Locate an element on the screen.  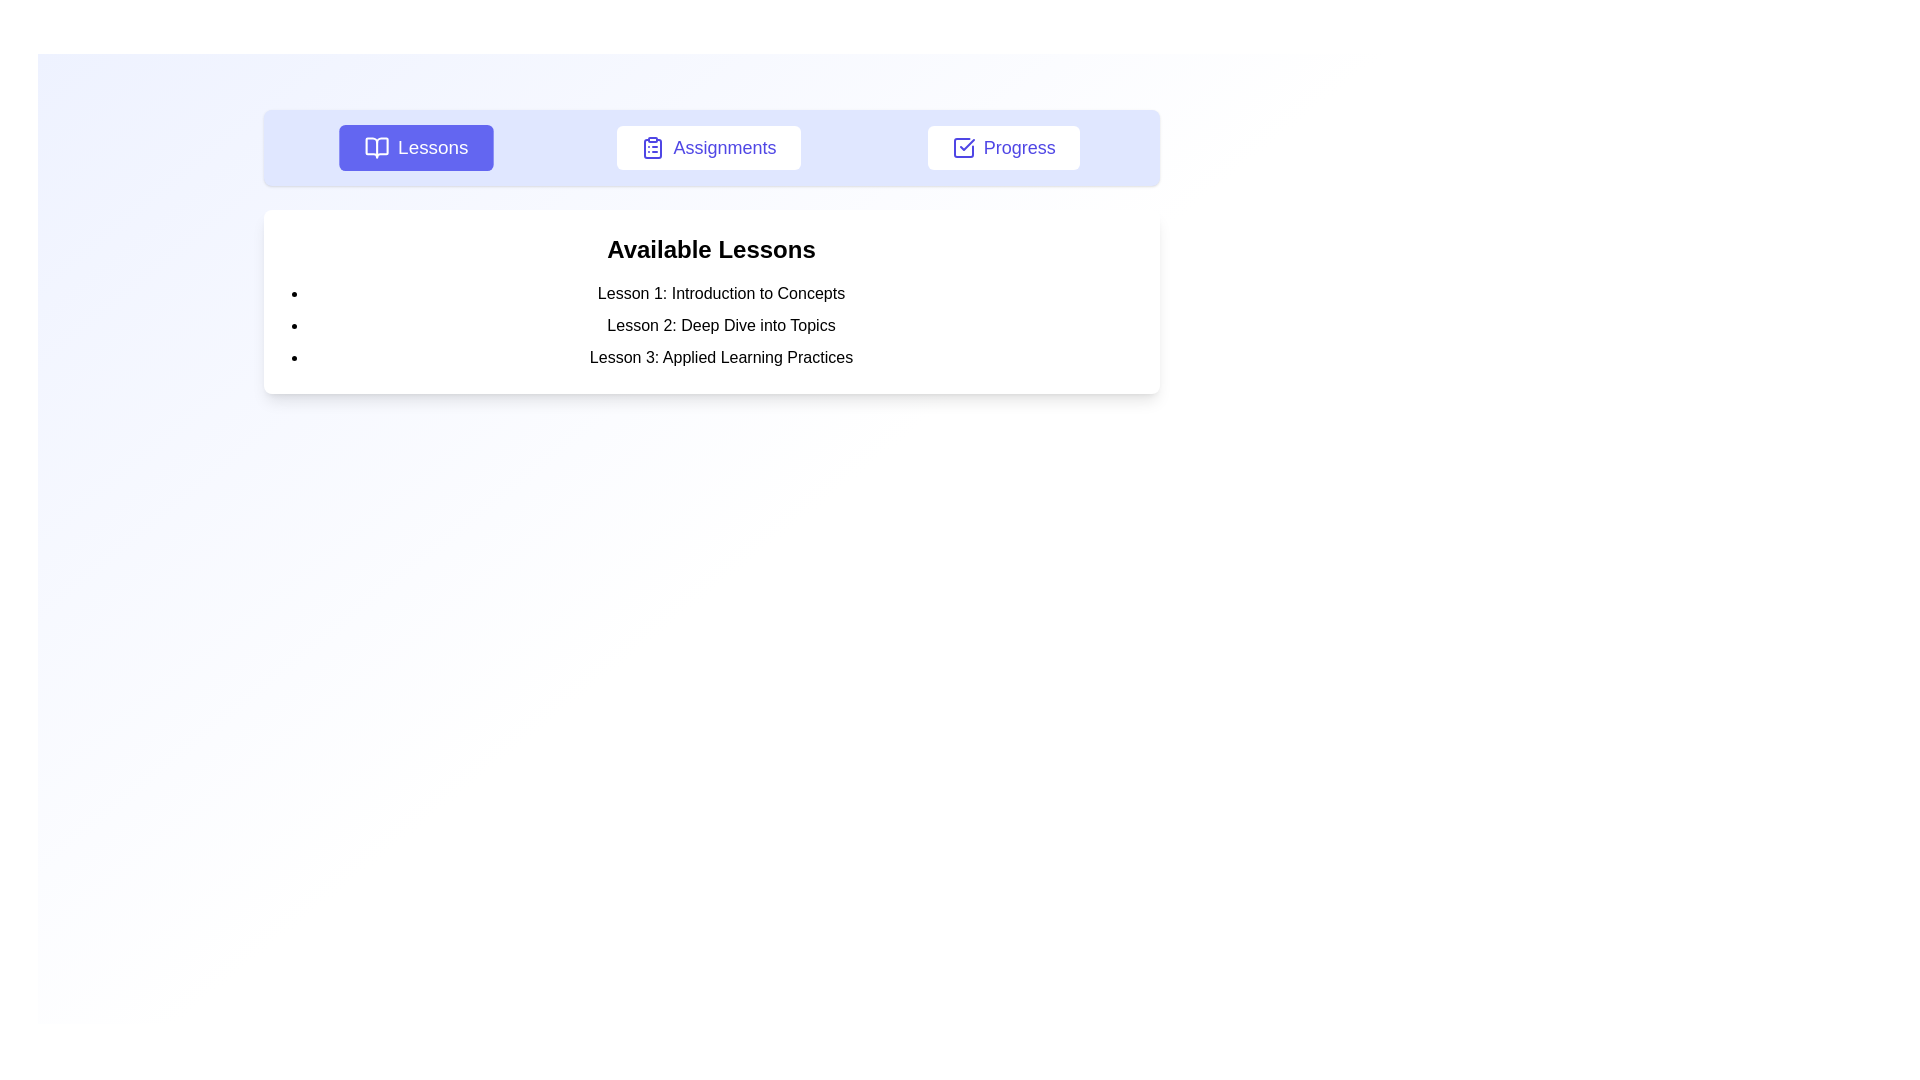
the text list item labeled 'Lesson 3: Applied Learning Practices' in the 'Available Lessons' list is located at coordinates (720, 357).